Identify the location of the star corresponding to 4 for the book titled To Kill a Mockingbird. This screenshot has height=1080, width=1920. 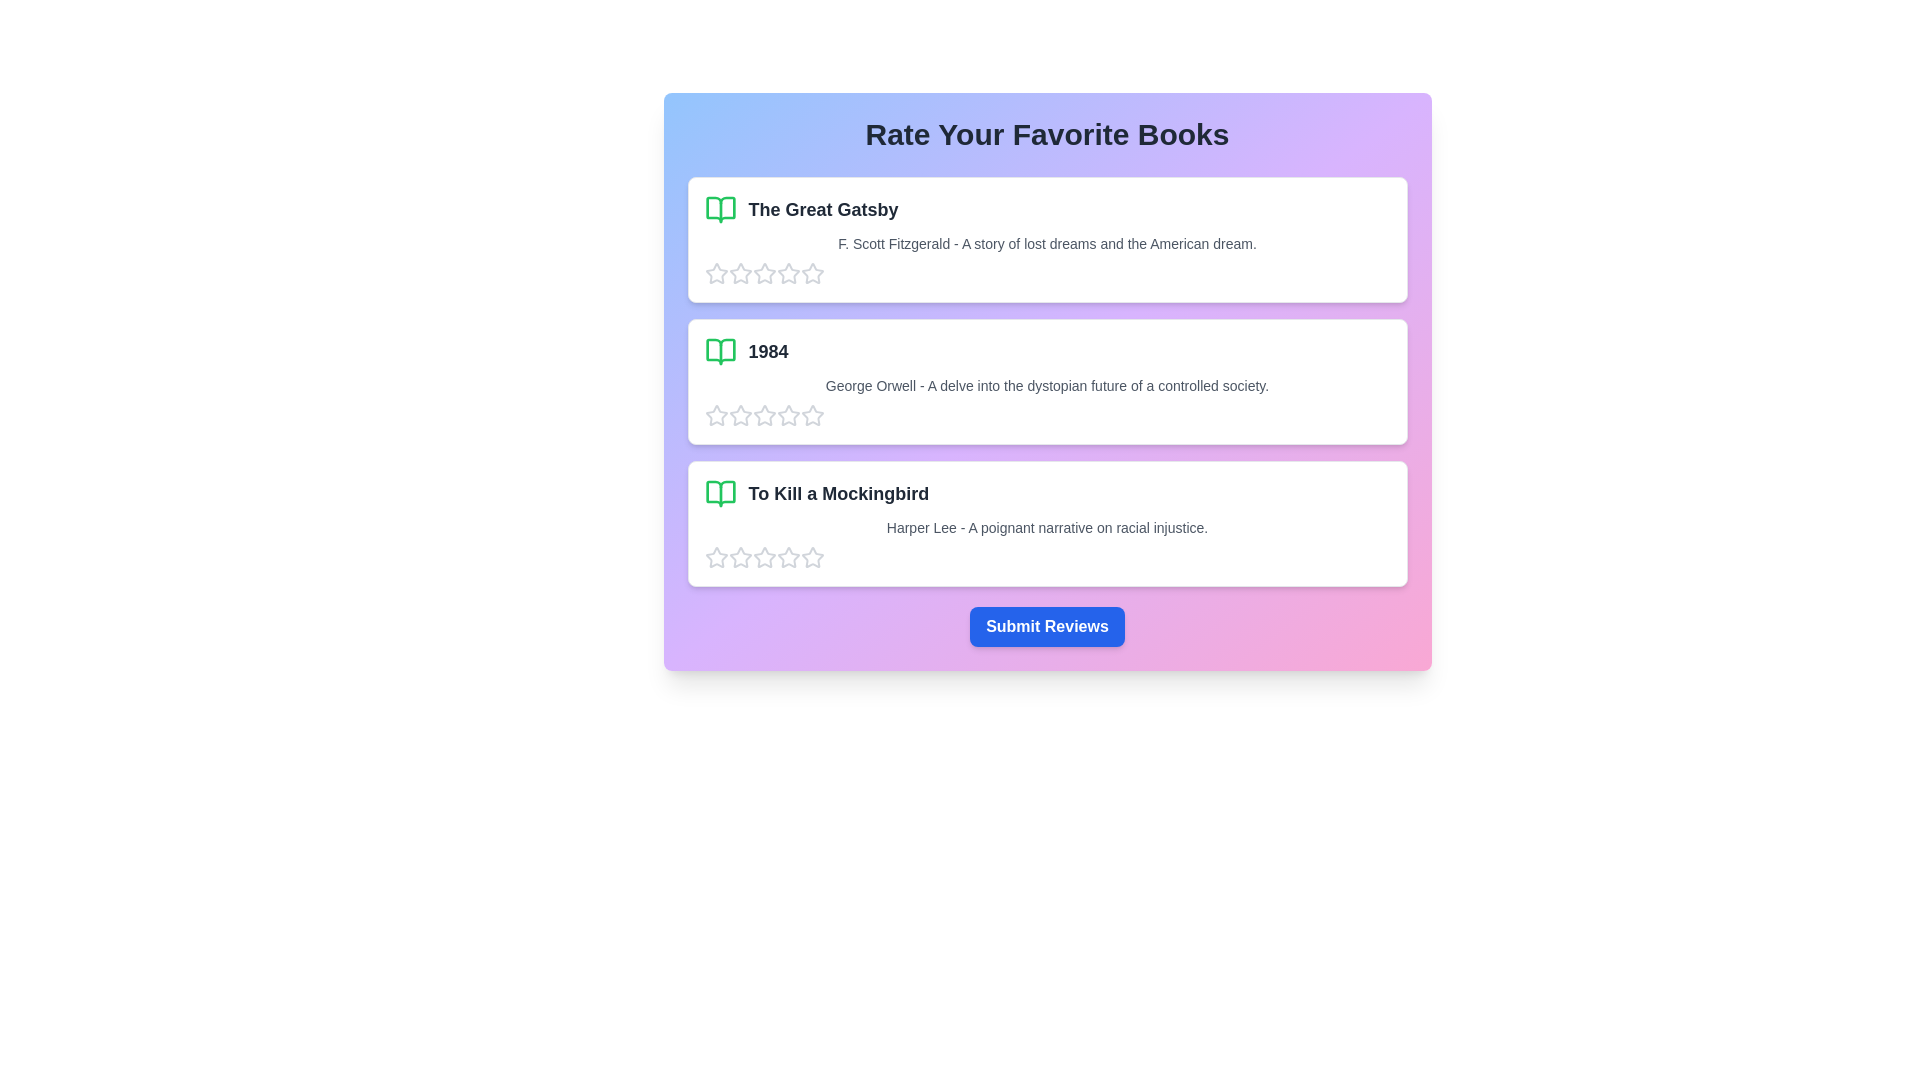
(787, 558).